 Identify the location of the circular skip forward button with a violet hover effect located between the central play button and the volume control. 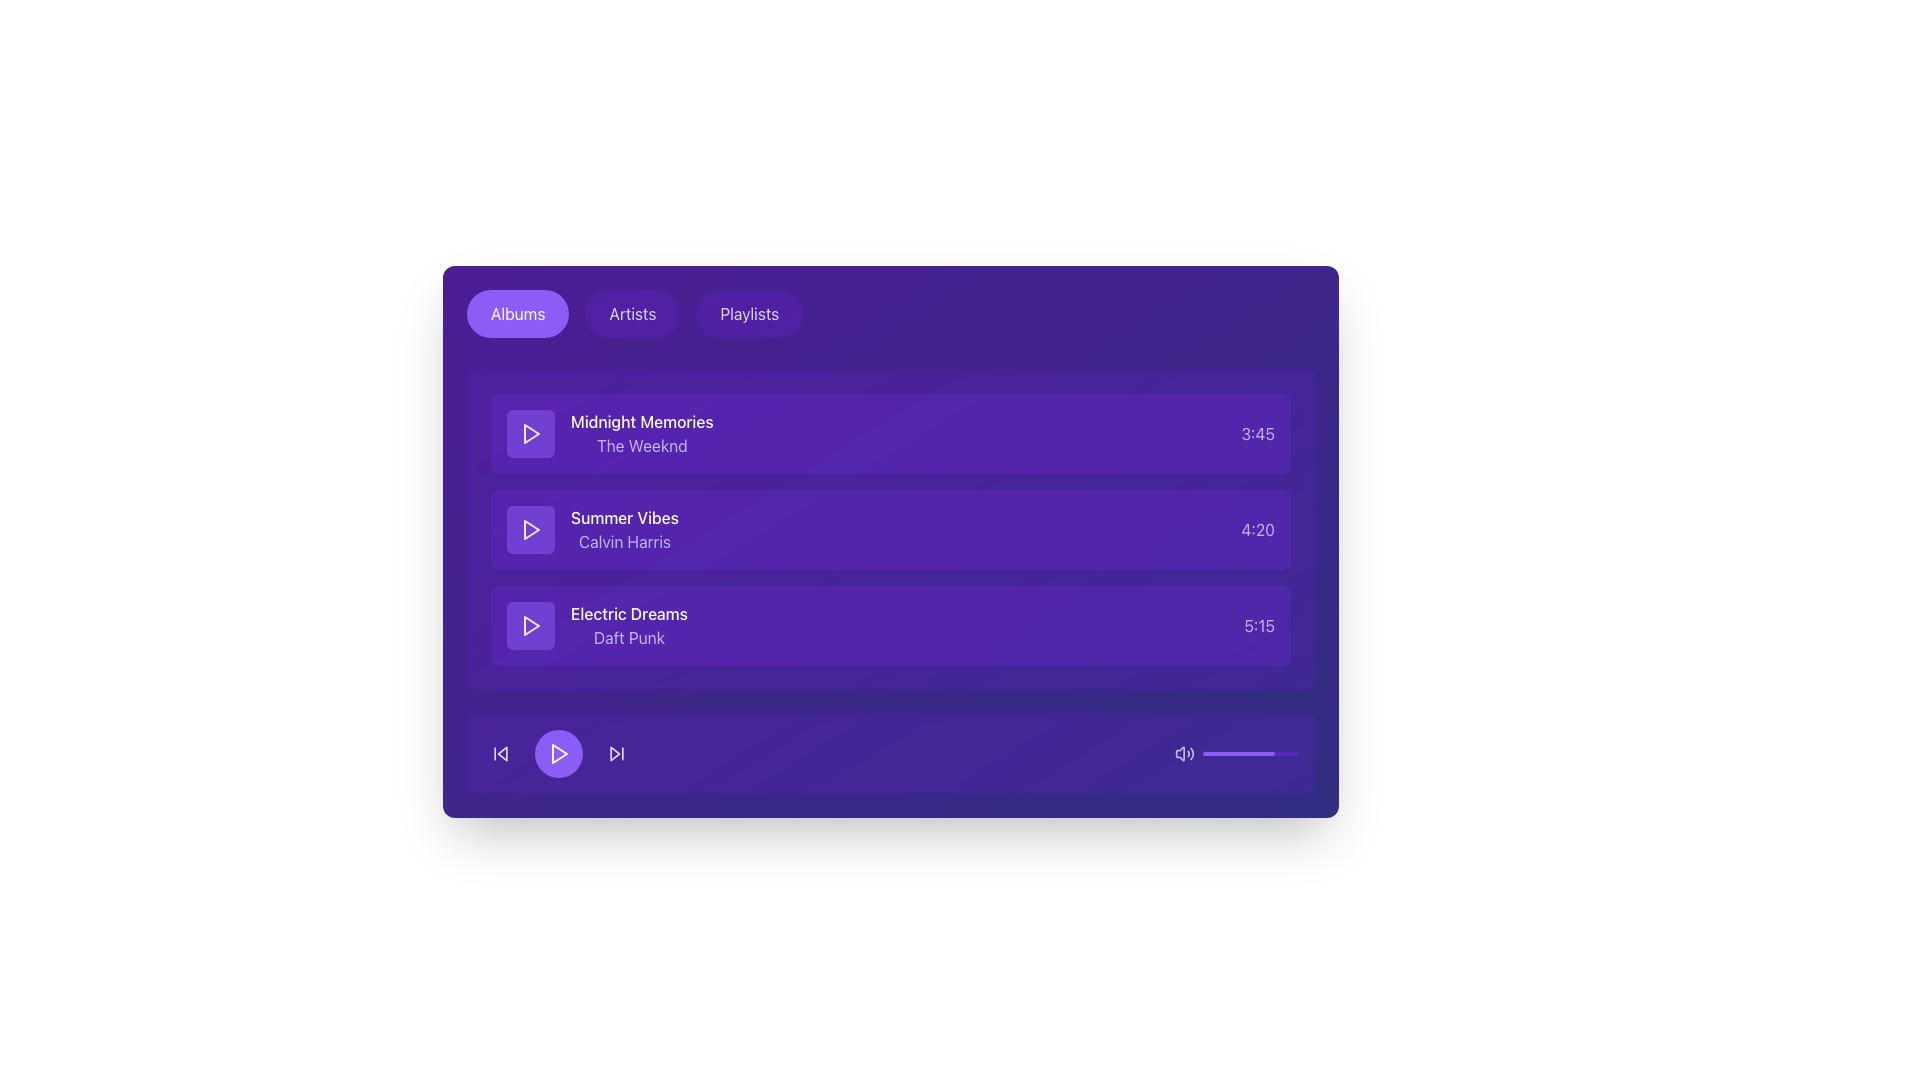
(616, 753).